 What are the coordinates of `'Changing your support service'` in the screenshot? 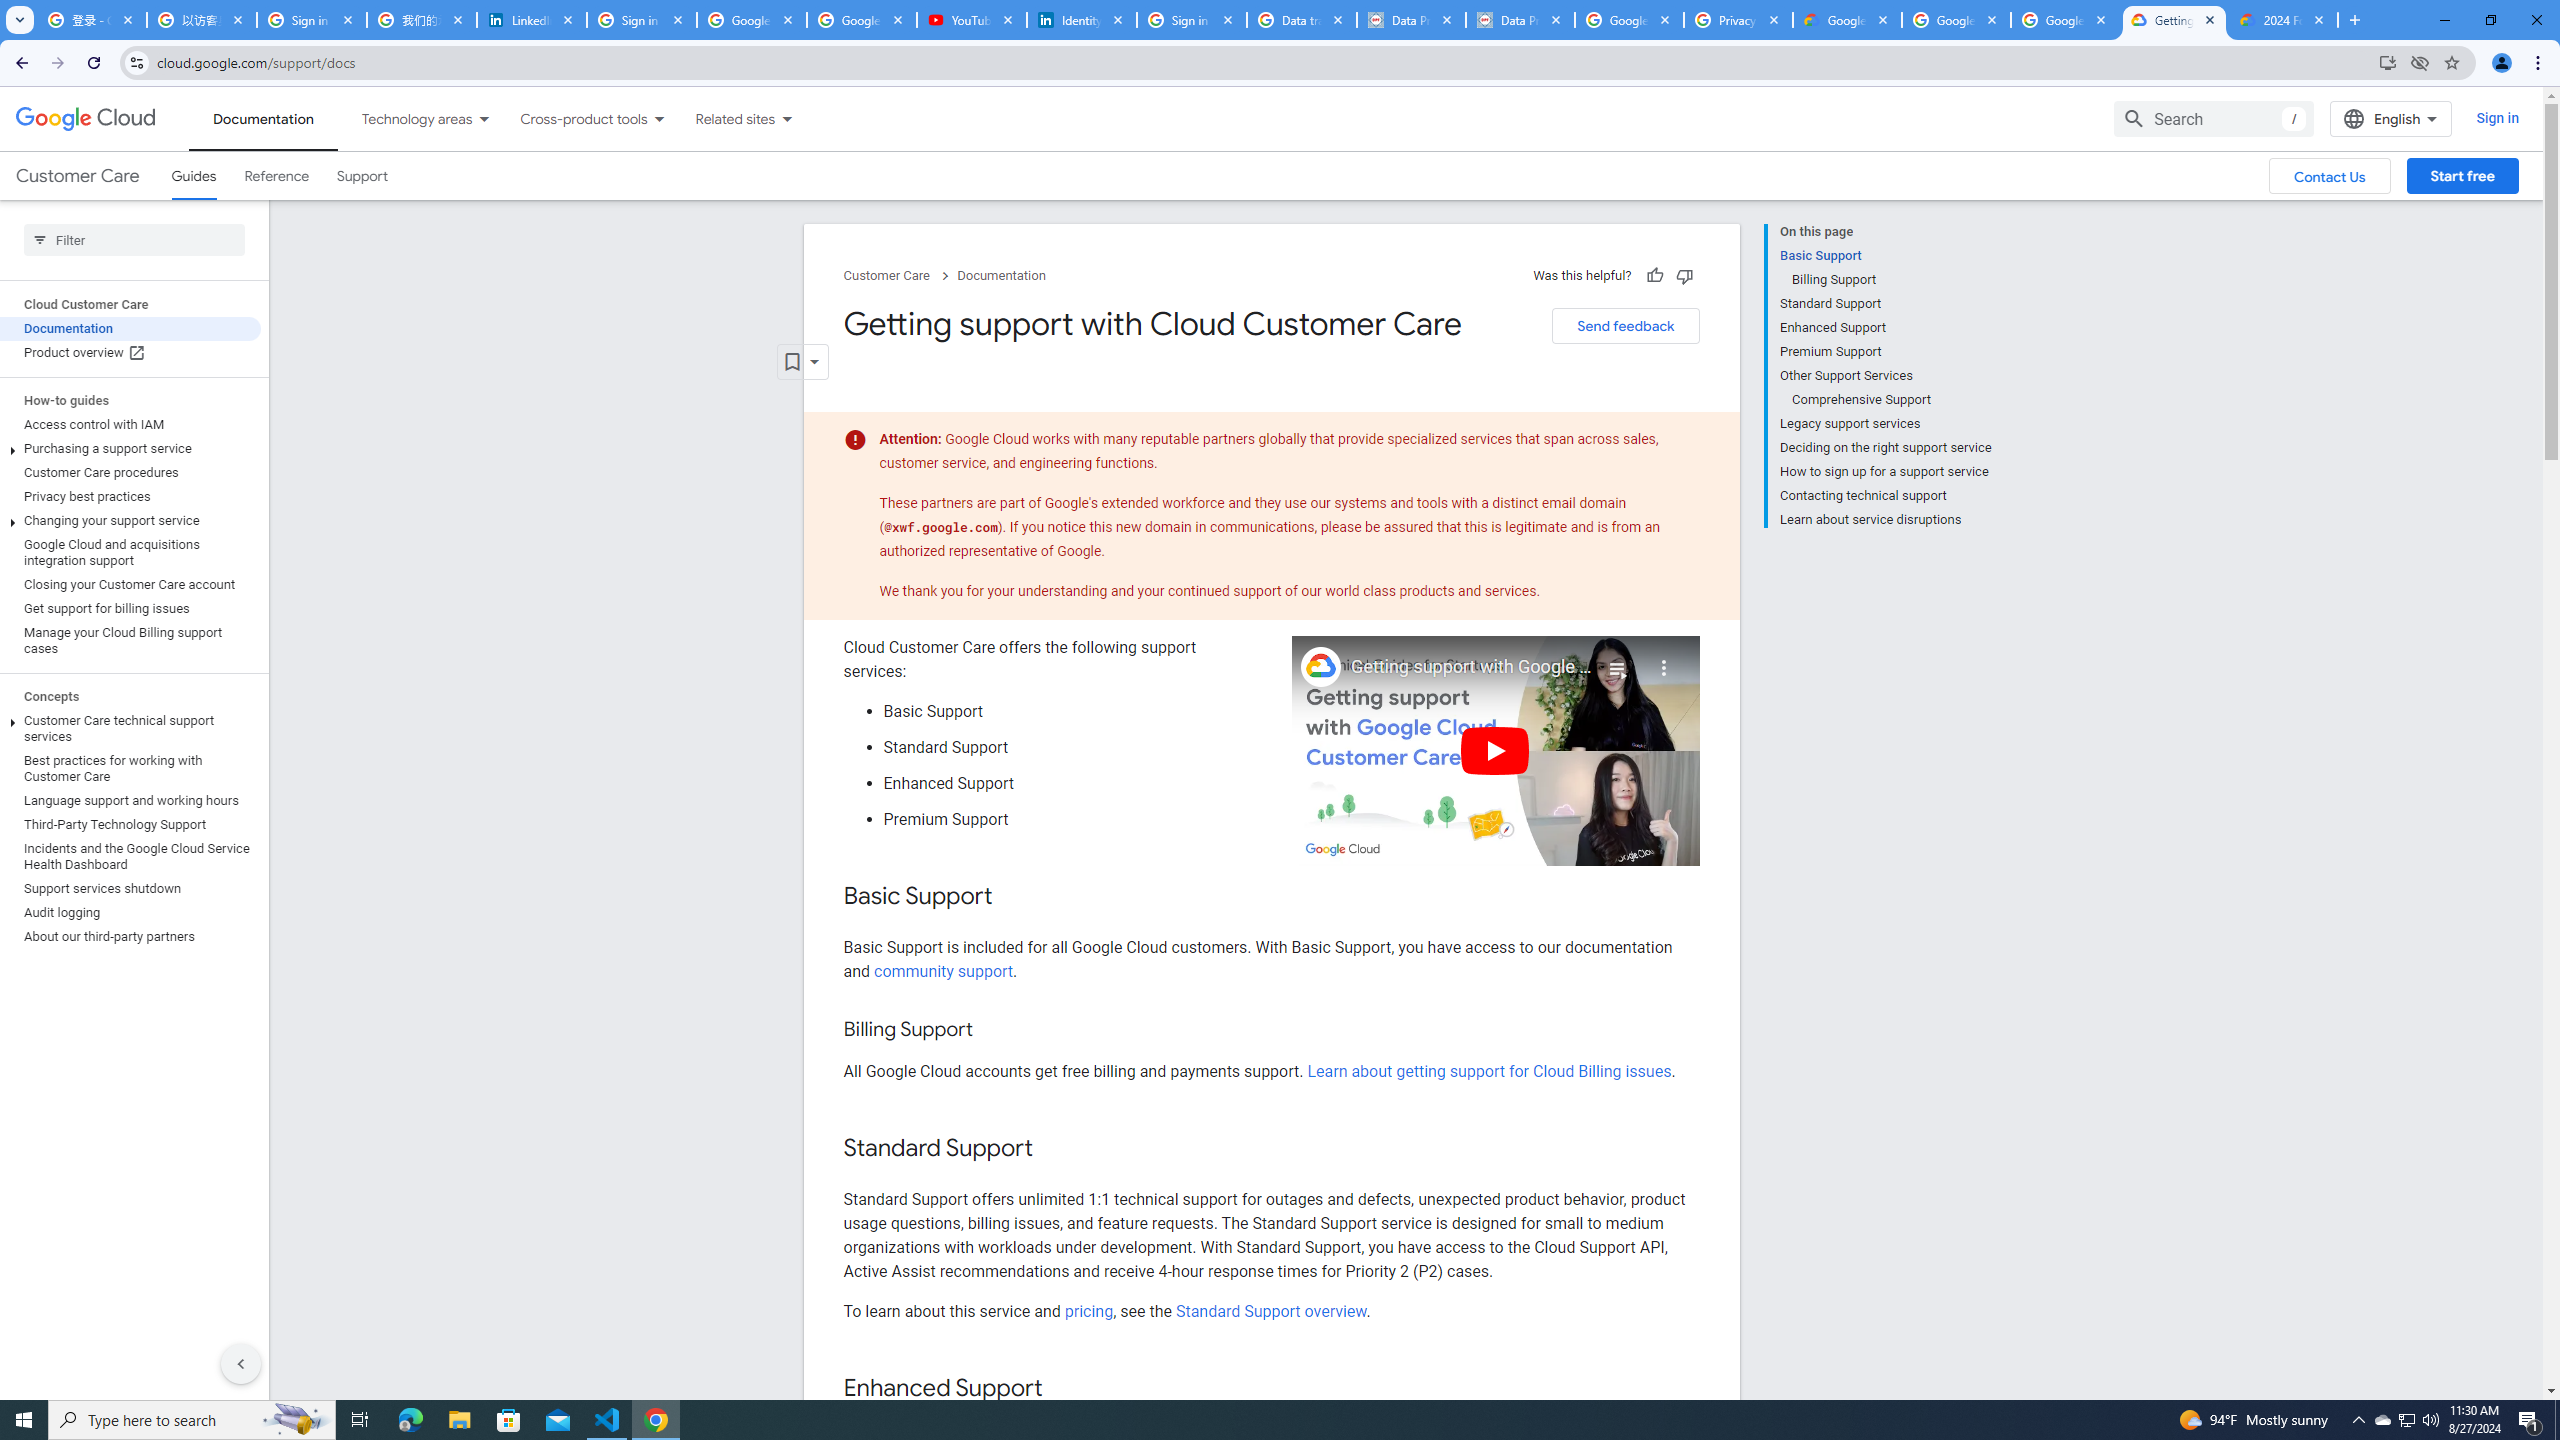 It's located at (130, 520).